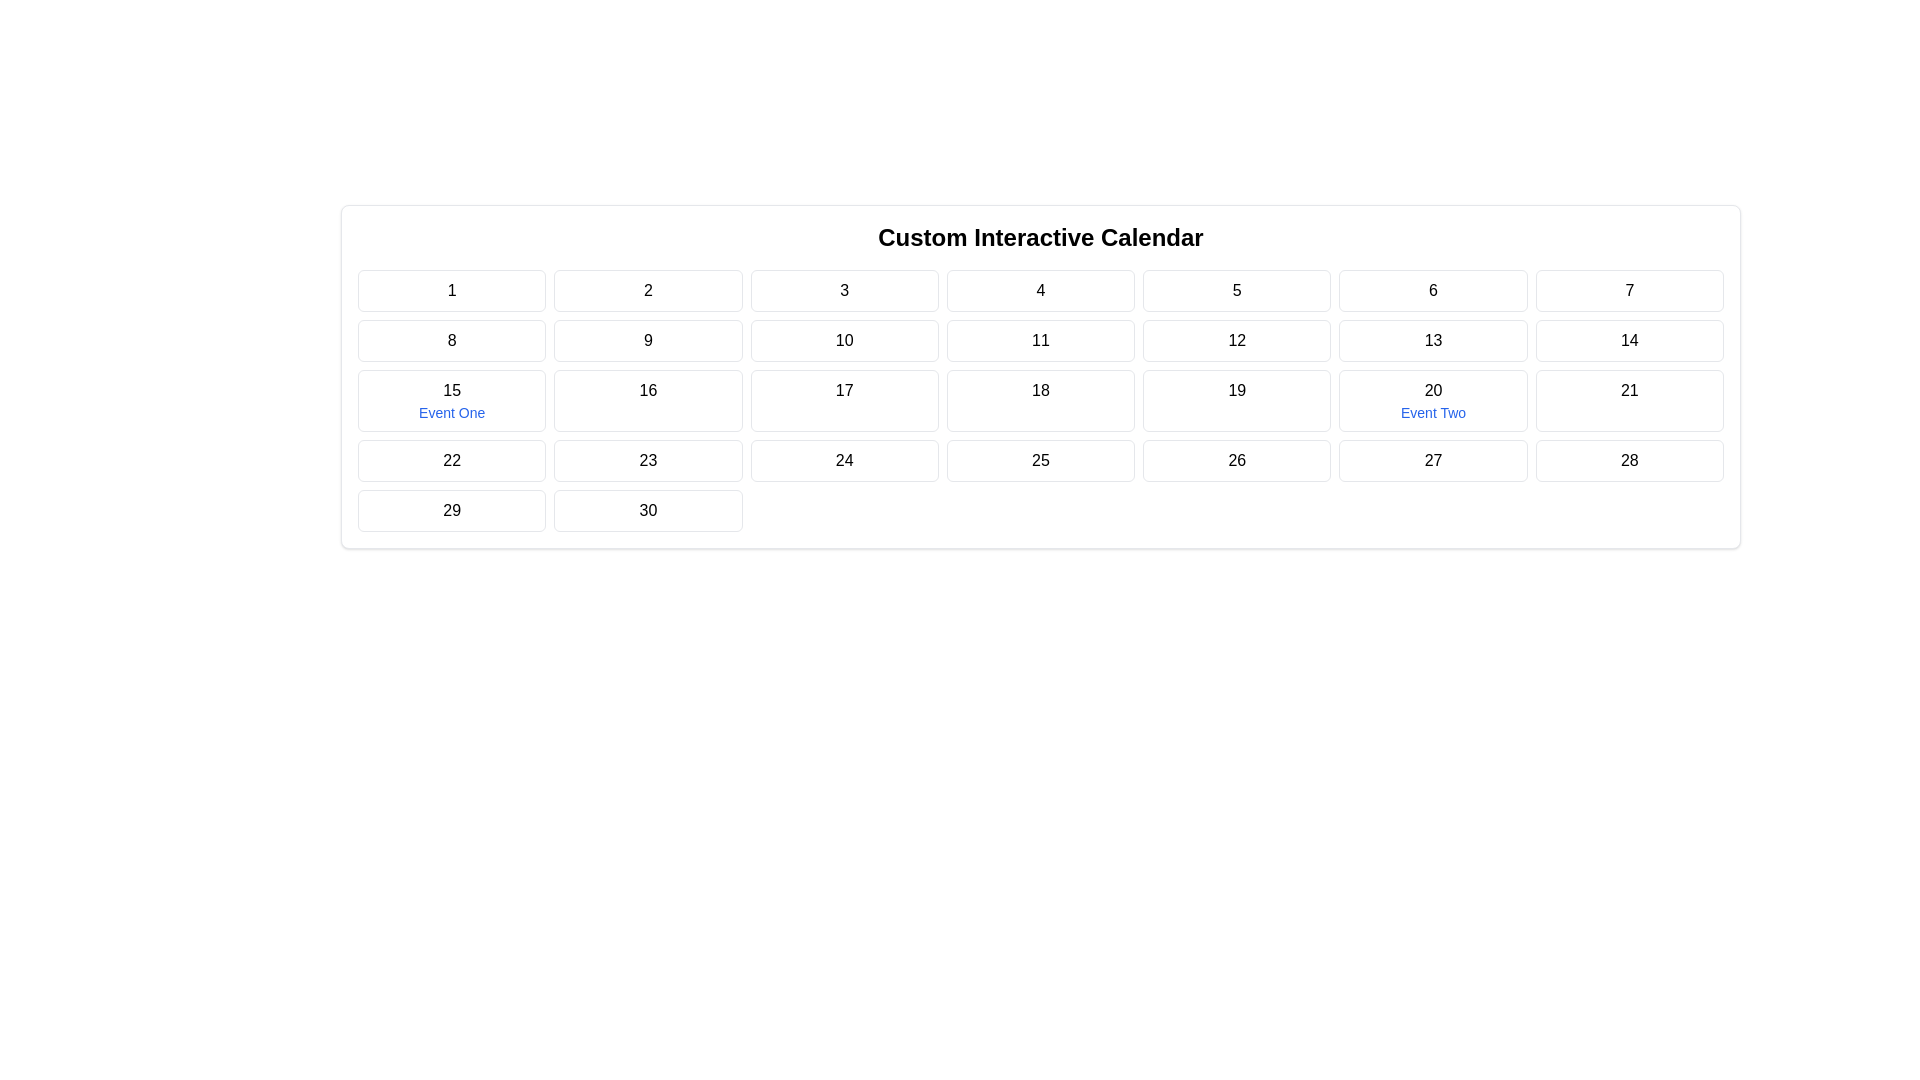  Describe the element at coordinates (1040, 461) in the screenshot. I see `the button-like calendar date cell representing the 25th date in the calendar interface` at that location.